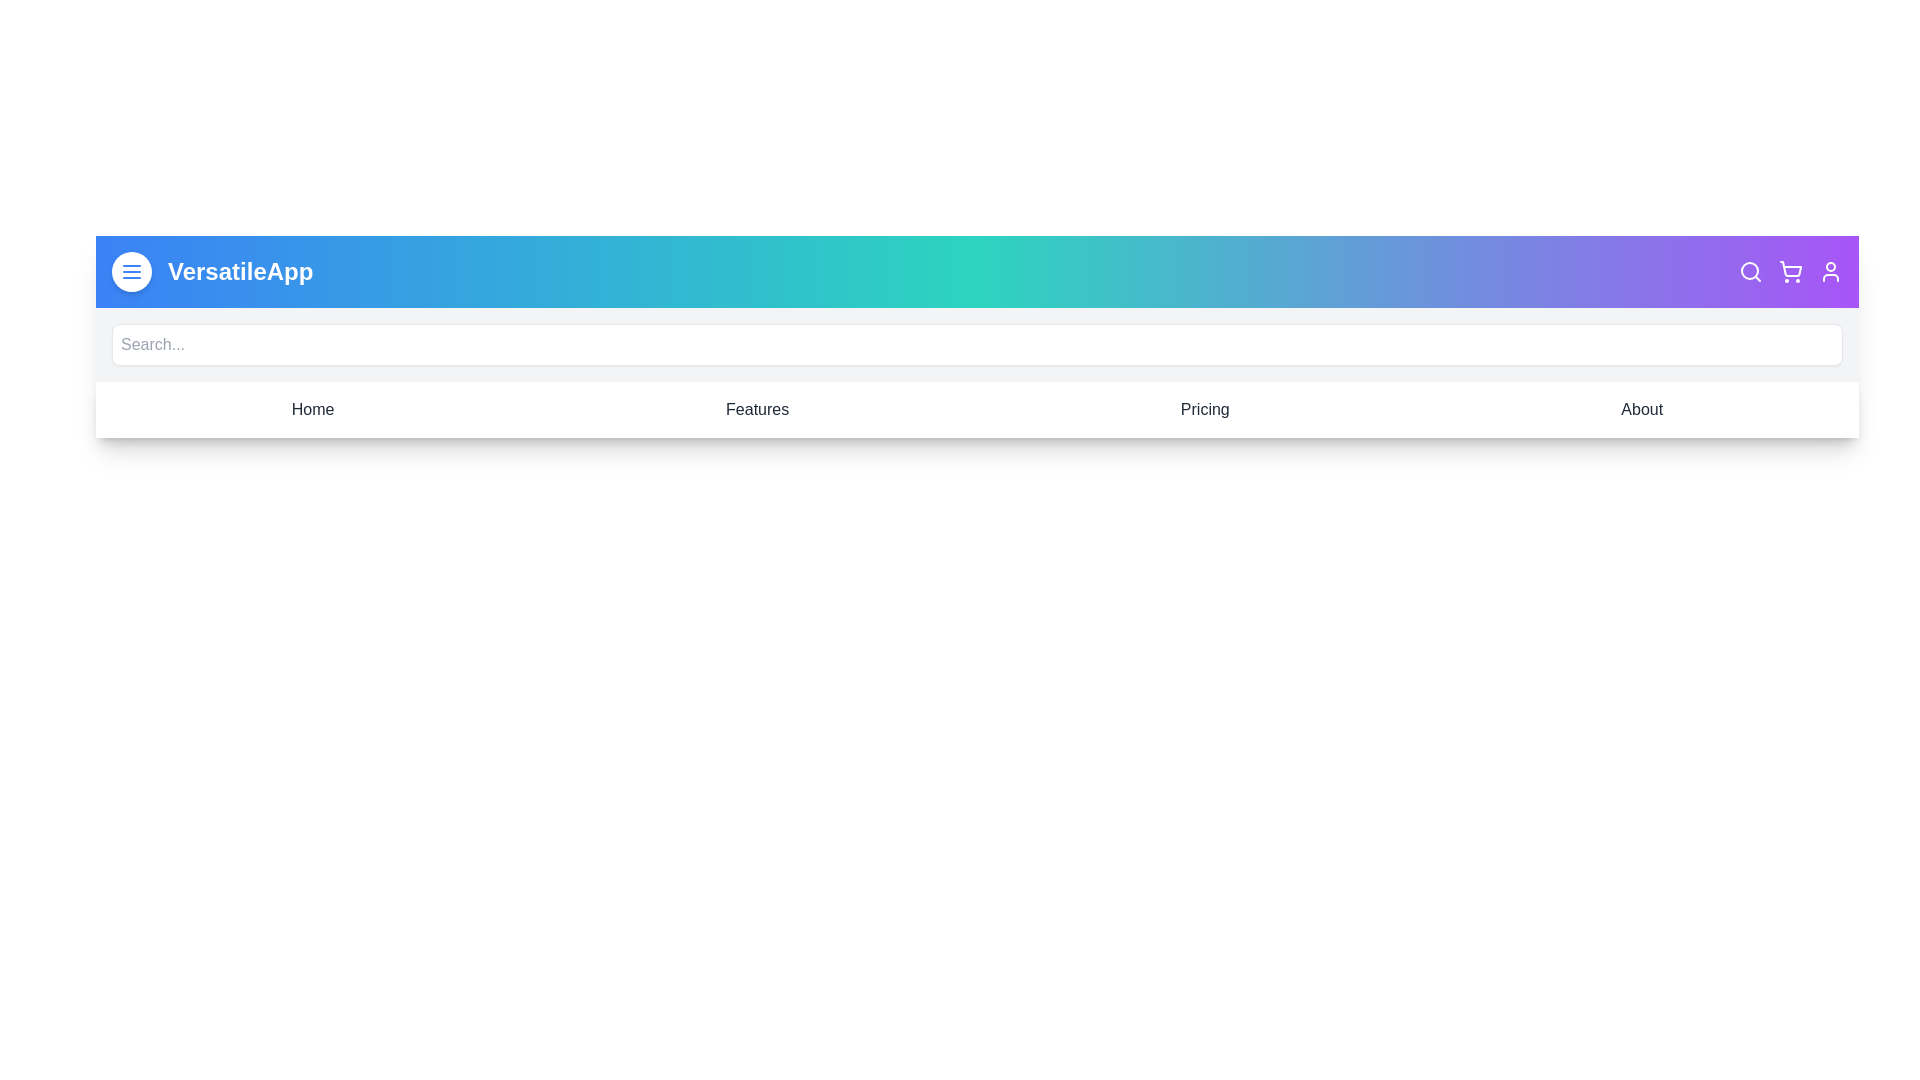 Image resolution: width=1920 pixels, height=1080 pixels. I want to click on the search input field to focus on it, so click(977, 343).